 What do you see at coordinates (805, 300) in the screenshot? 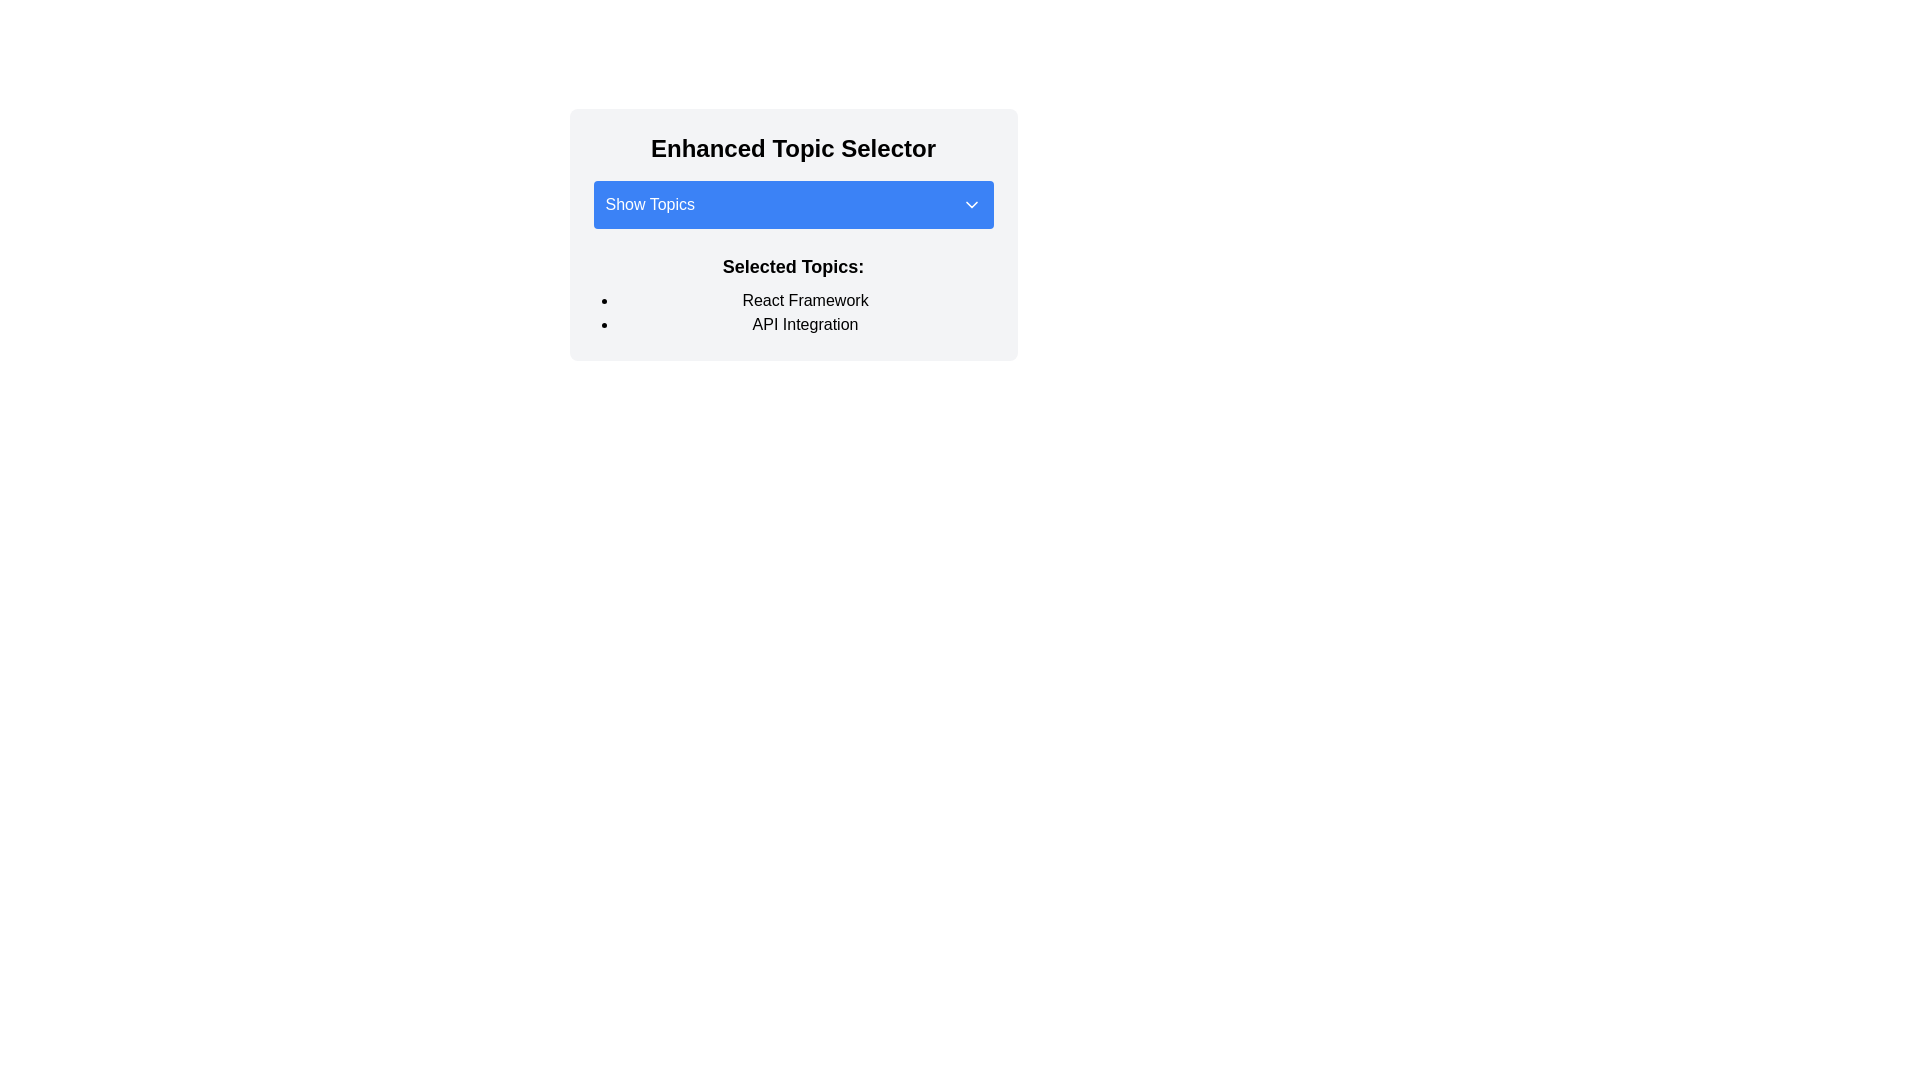
I see `the static text reading 'React Framework' which is the first item` at bounding box center [805, 300].